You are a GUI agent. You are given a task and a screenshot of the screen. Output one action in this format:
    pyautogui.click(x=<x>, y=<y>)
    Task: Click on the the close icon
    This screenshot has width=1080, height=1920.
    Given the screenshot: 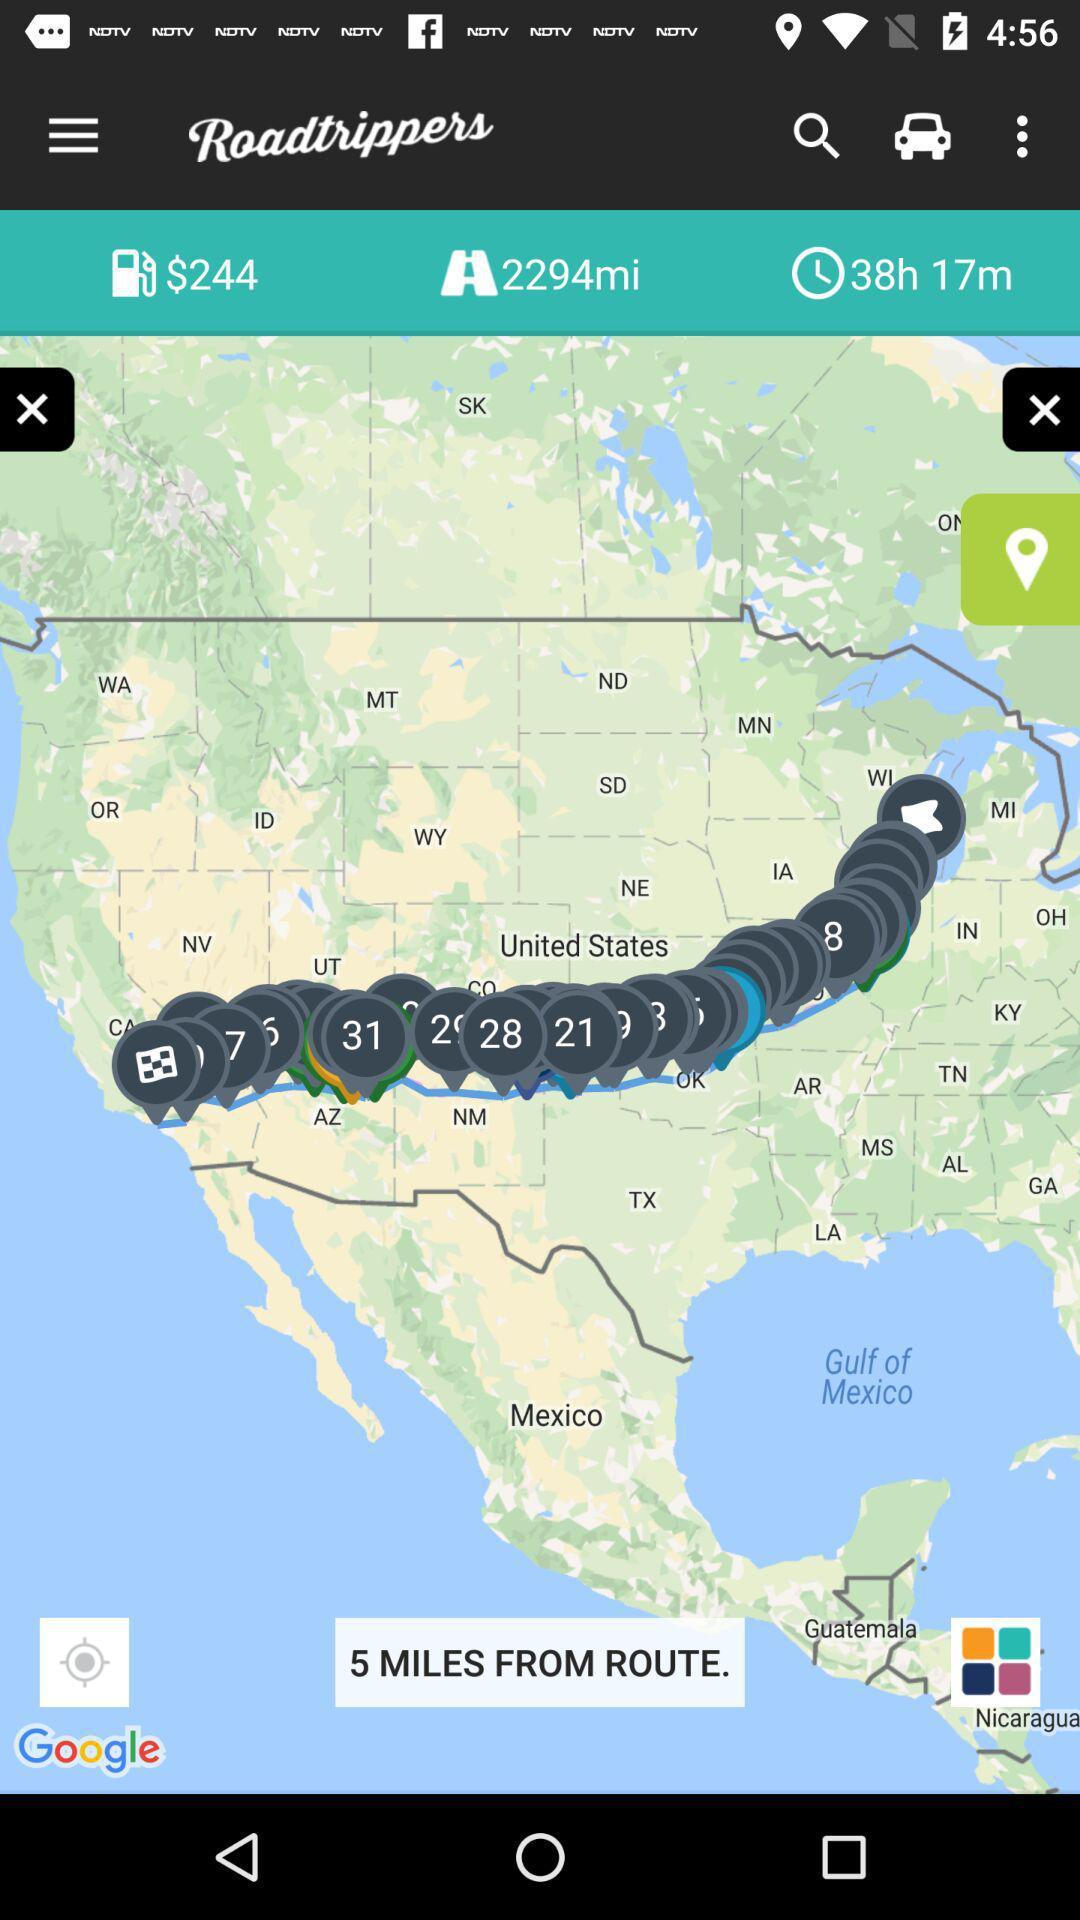 What is the action you would take?
    pyautogui.click(x=1039, y=408)
    